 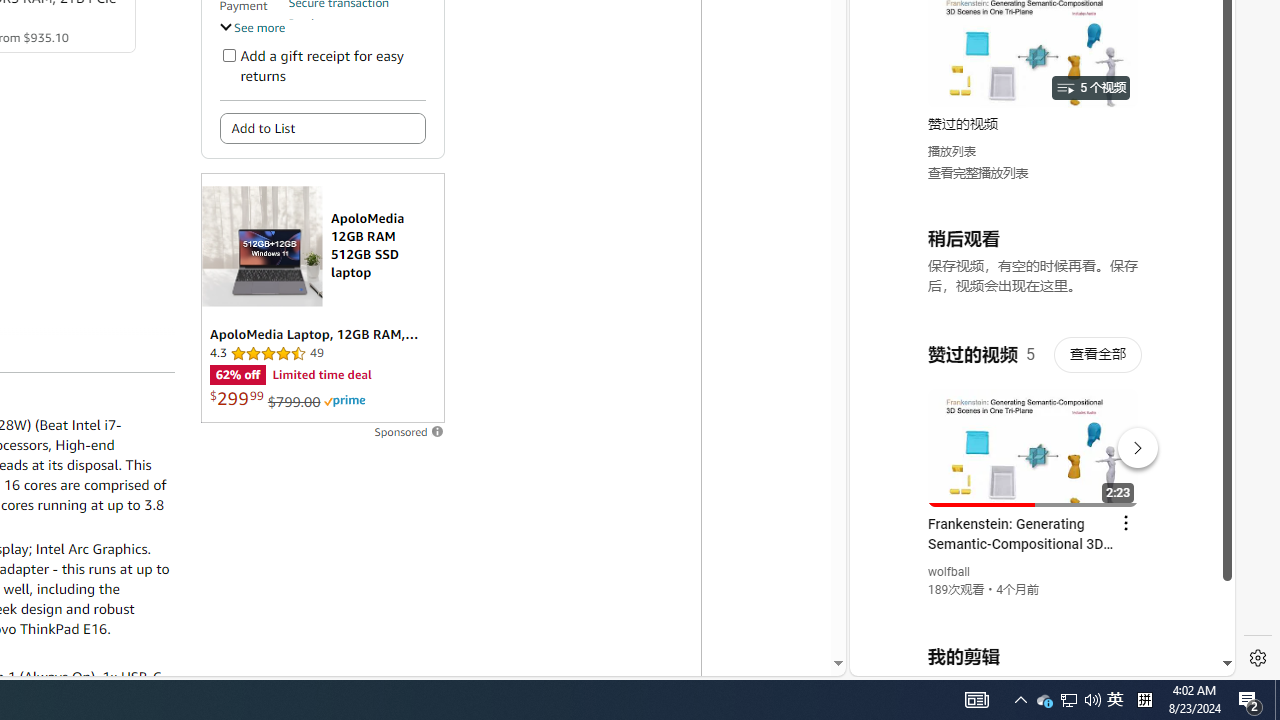 What do you see at coordinates (1034, 431) in the screenshot?
I see `'YouTube'` at bounding box center [1034, 431].